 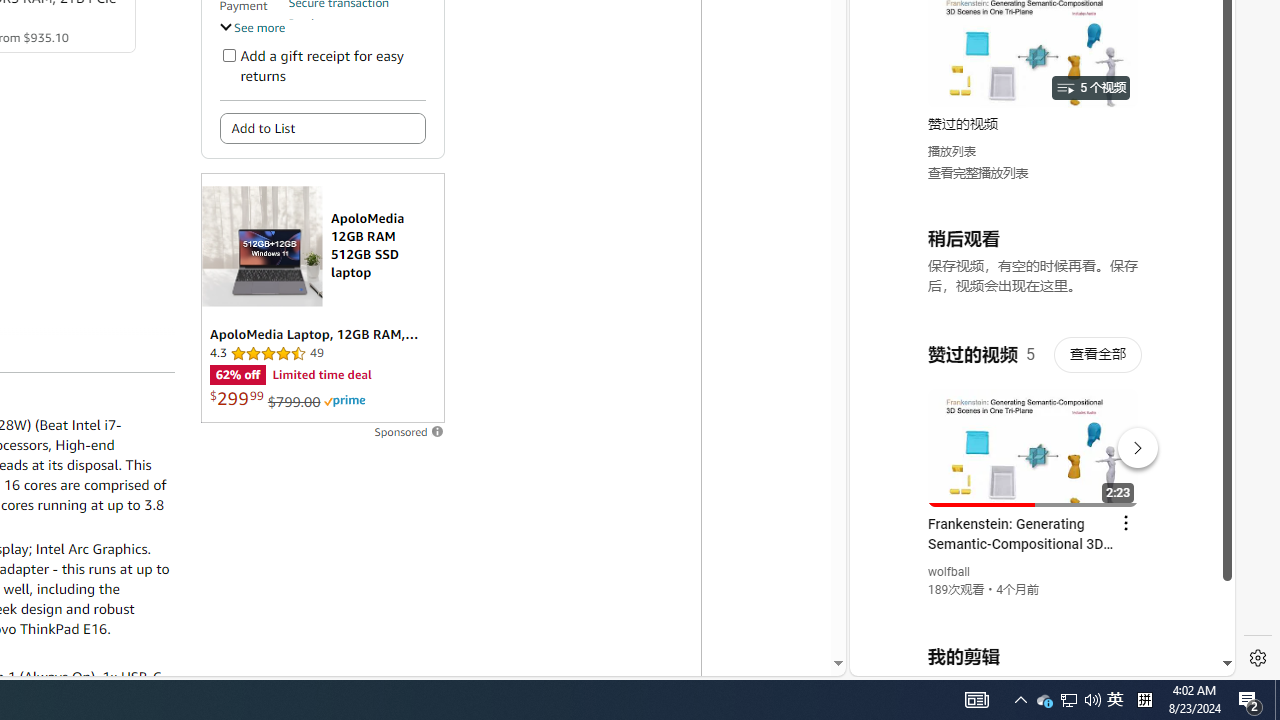 What do you see at coordinates (1034, 431) in the screenshot?
I see `'YouTube'` at bounding box center [1034, 431].